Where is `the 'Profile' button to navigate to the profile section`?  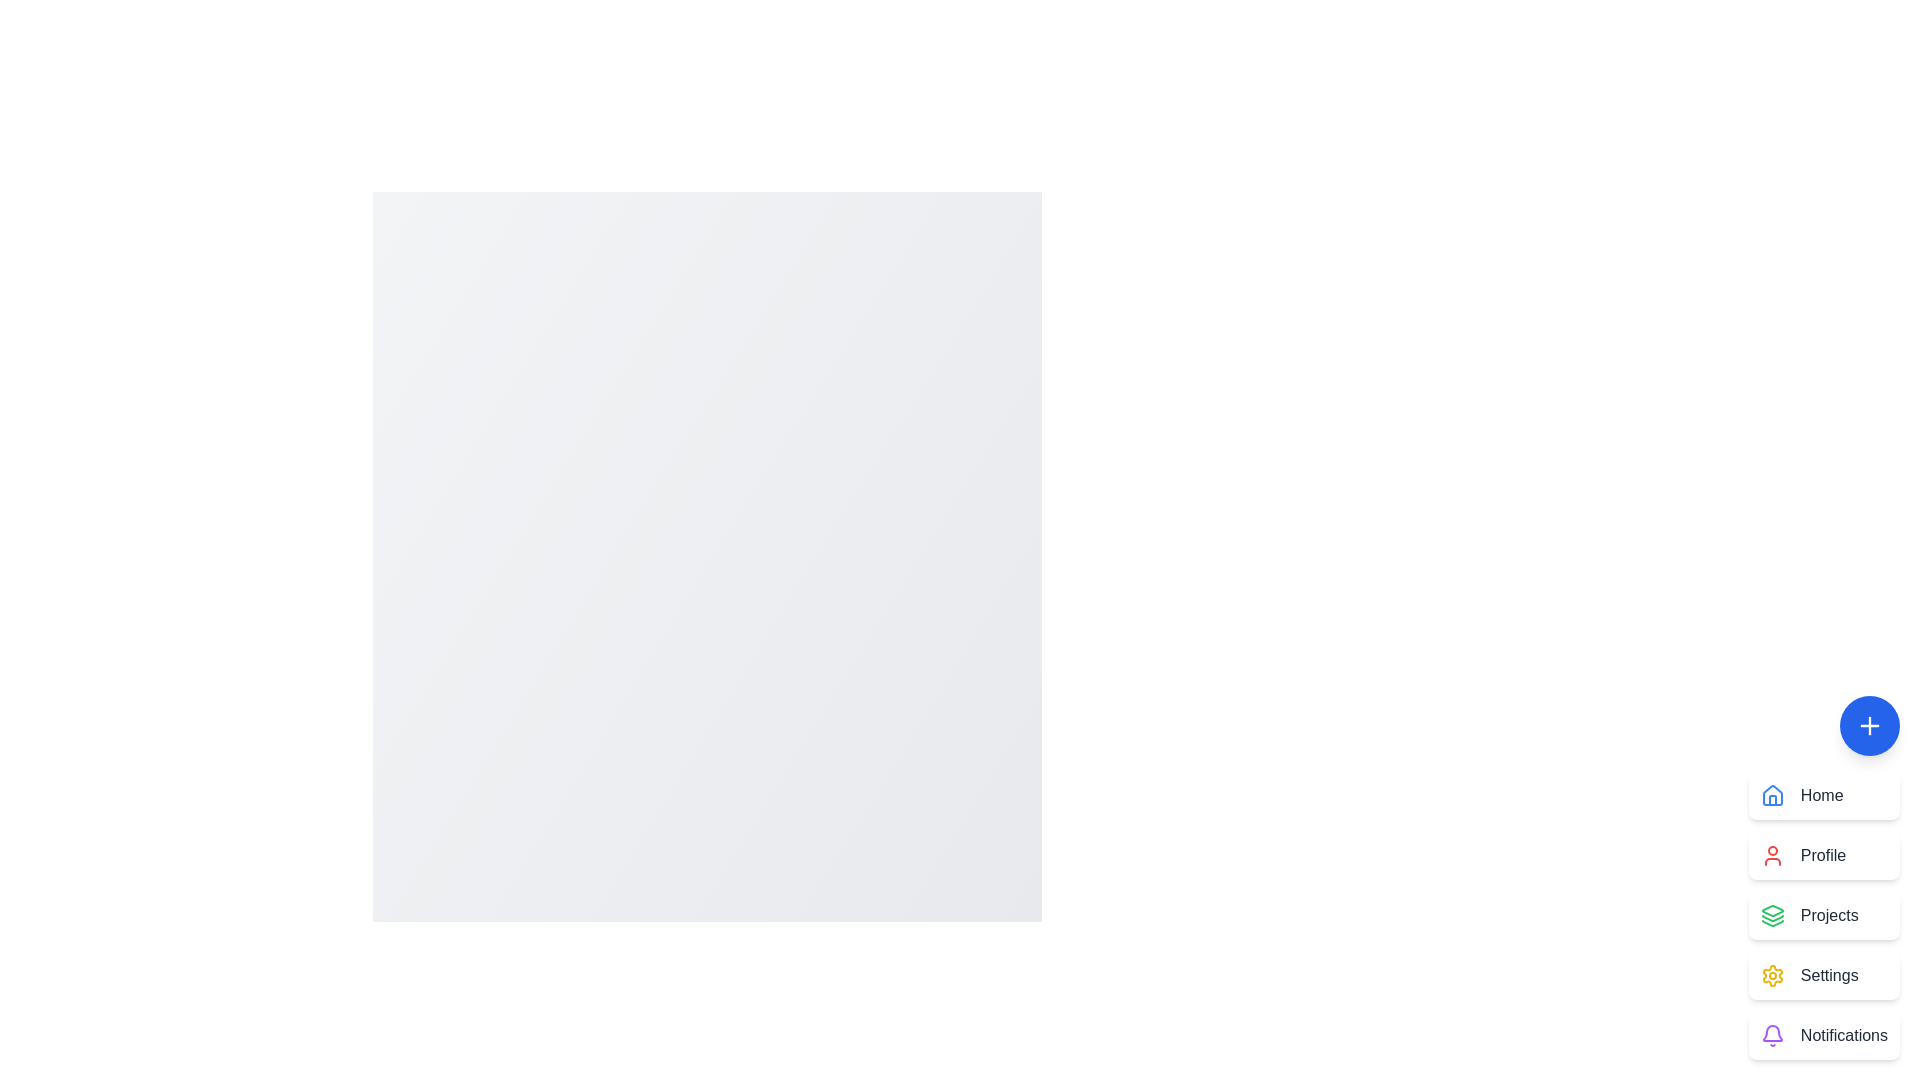
the 'Profile' button to navigate to the profile section is located at coordinates (1824, 855).